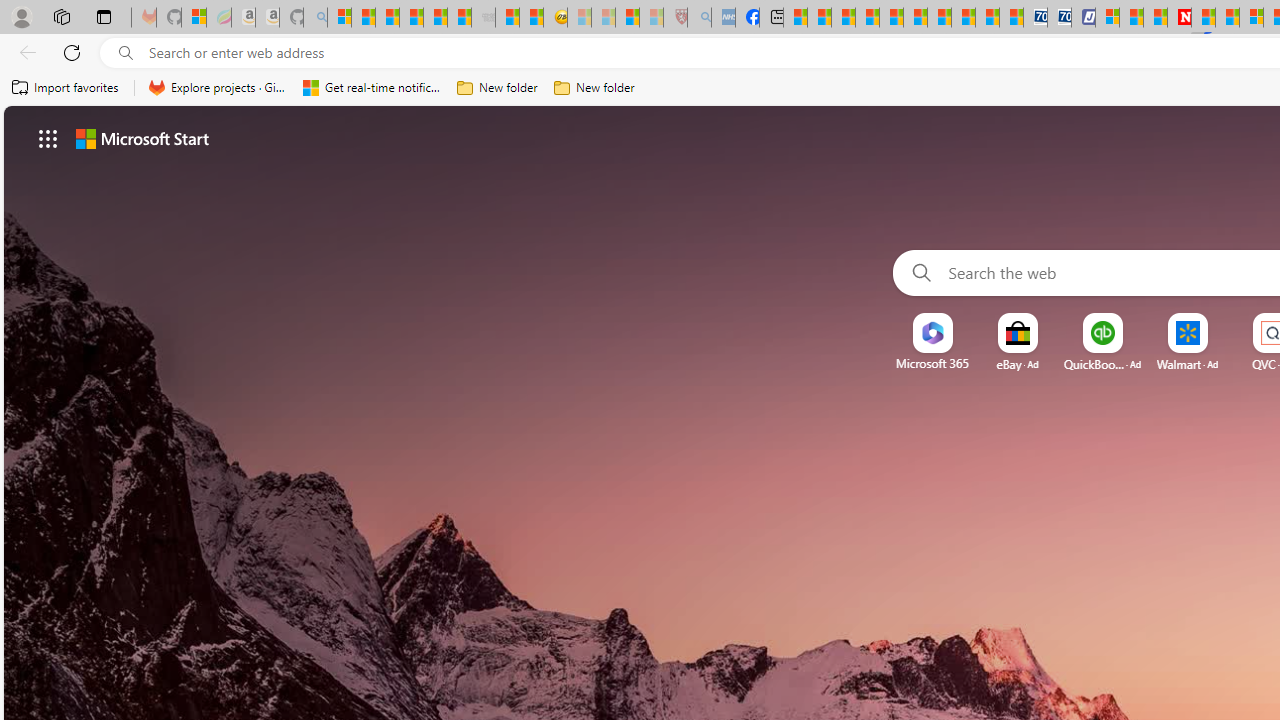 The image size is (1280, 720). I want to click on 'Newsweek - News, Analysis, Politics, Business, Technology', so click(1179, 17).